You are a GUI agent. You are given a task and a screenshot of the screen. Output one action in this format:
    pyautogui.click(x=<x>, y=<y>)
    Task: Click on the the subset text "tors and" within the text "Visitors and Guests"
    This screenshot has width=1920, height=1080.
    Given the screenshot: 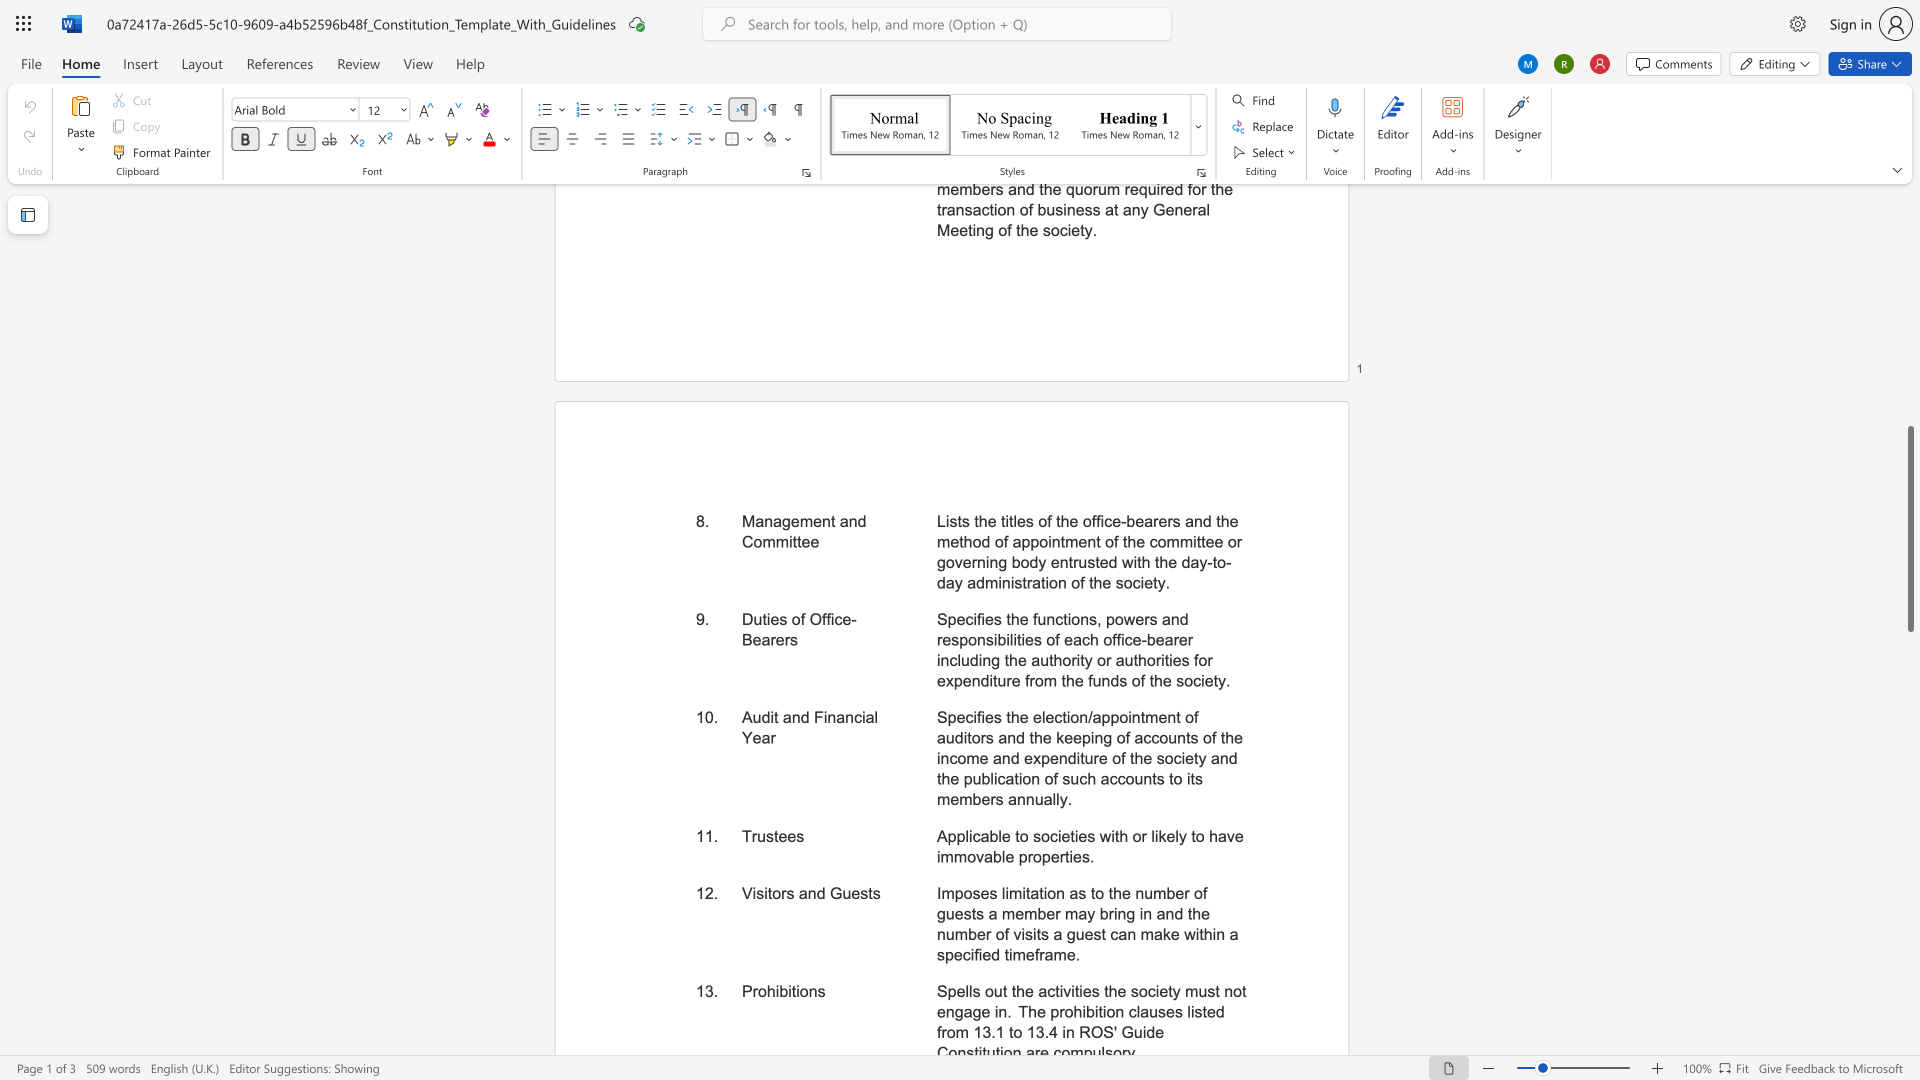 What is the action you would take?
    pyautogui.click(x=766, y=892)
    